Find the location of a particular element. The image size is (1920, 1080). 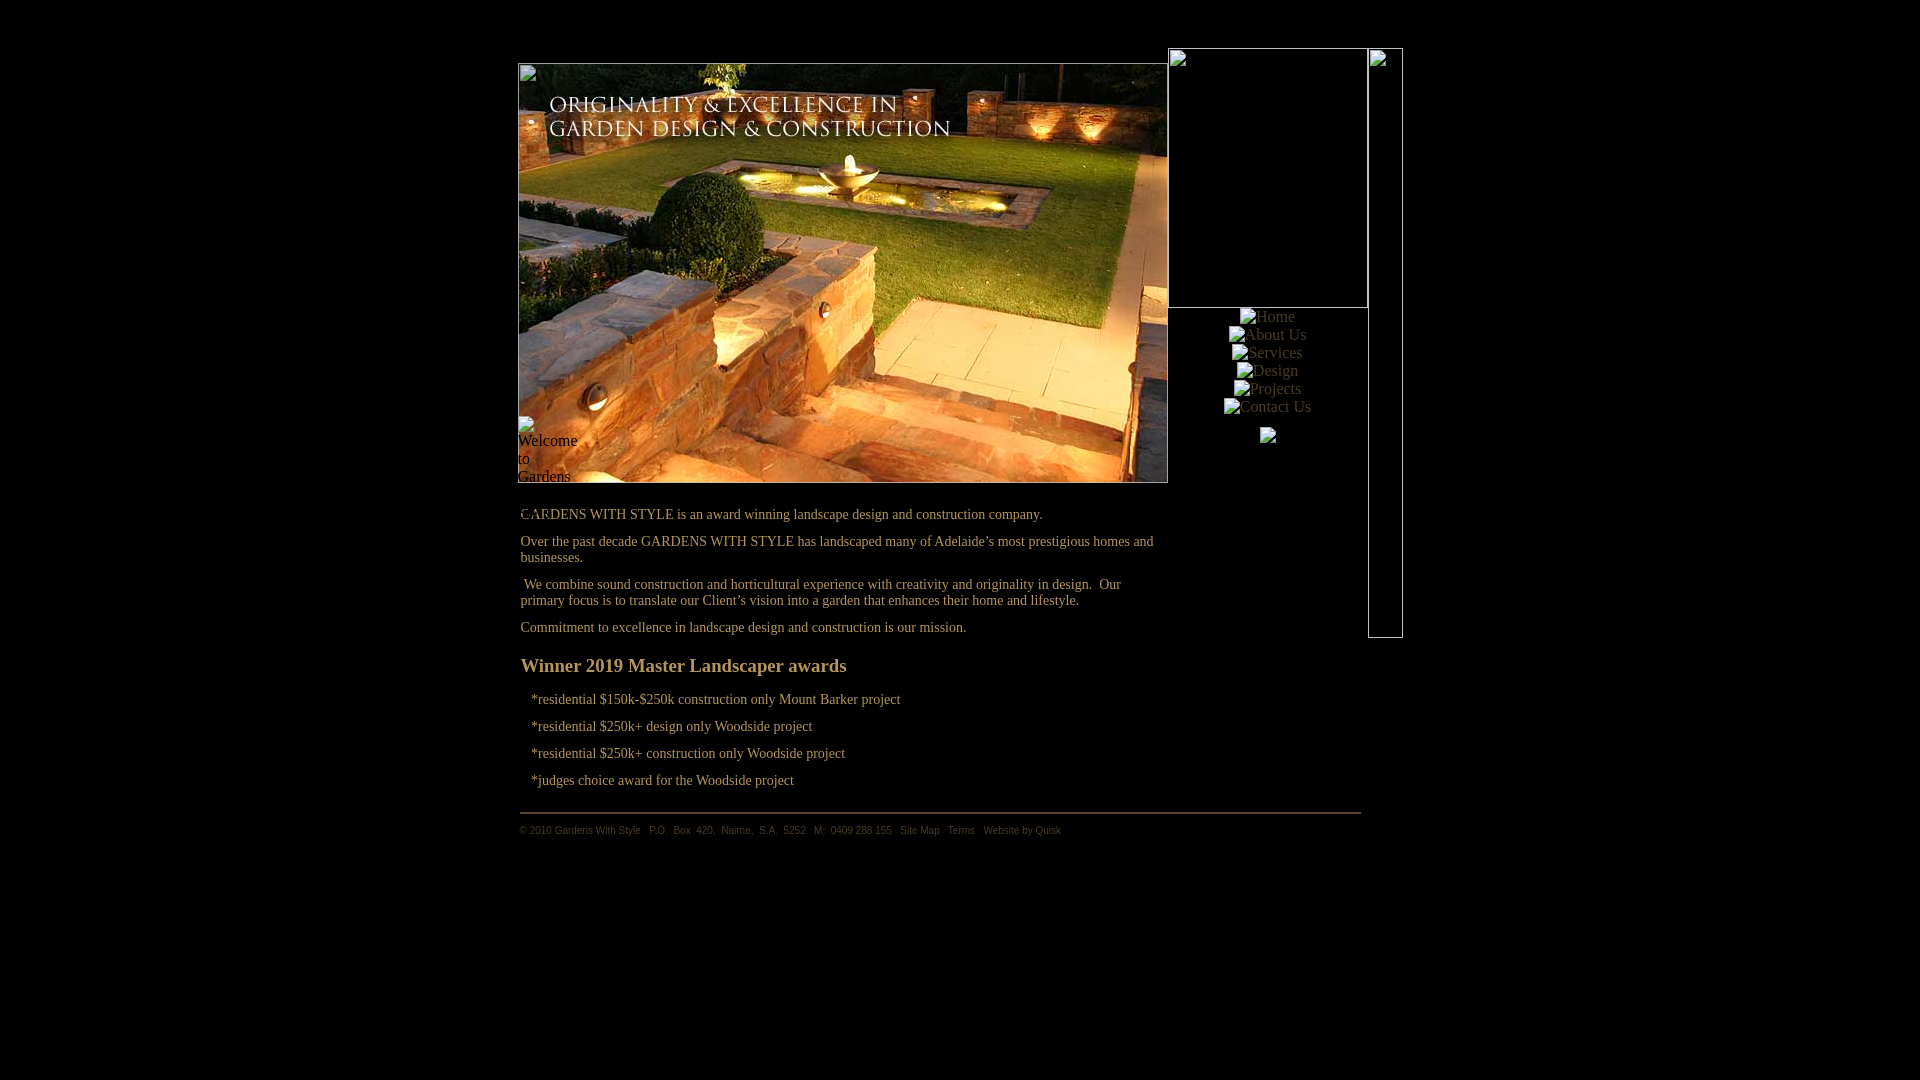

'Website by Quisk' is located at coordinates (1022, 830).